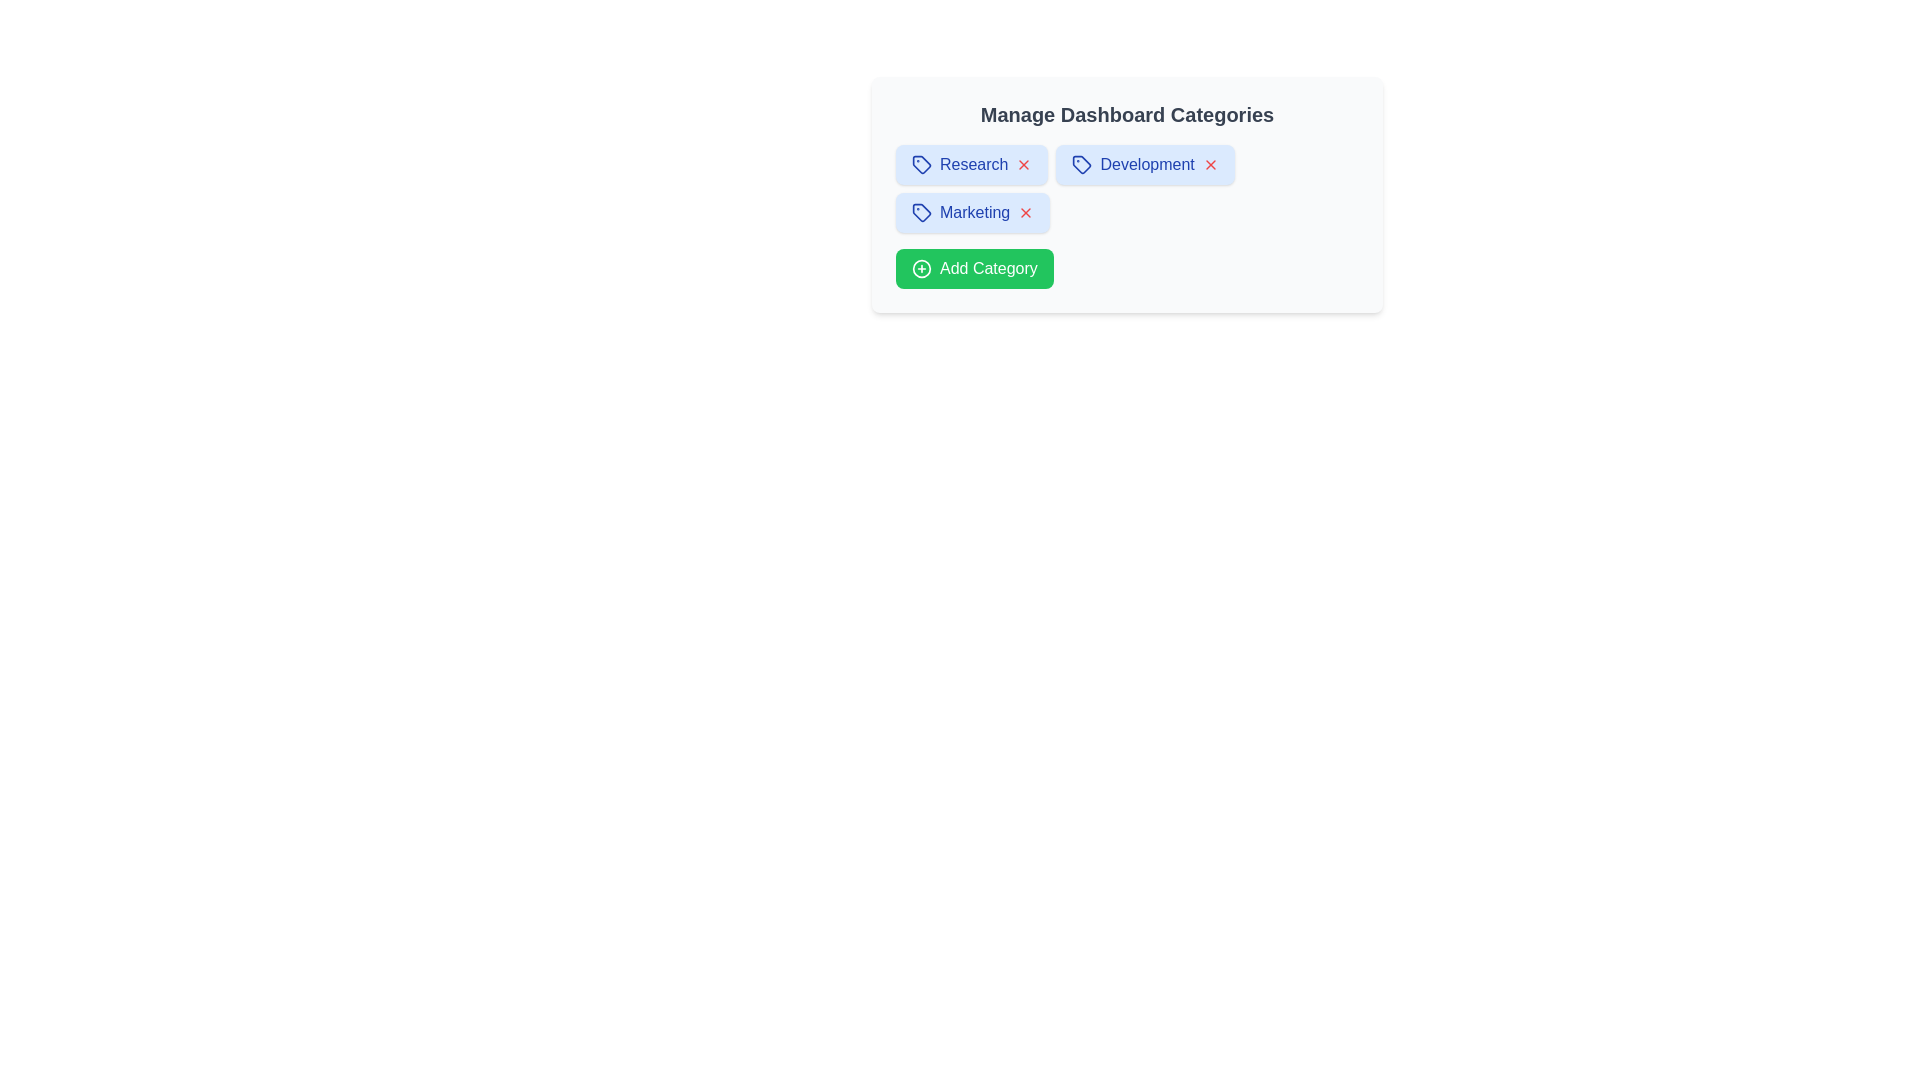  I want to click on the heading 'Manage Dashboard Categories' to focus on it, so click(1127, 115).